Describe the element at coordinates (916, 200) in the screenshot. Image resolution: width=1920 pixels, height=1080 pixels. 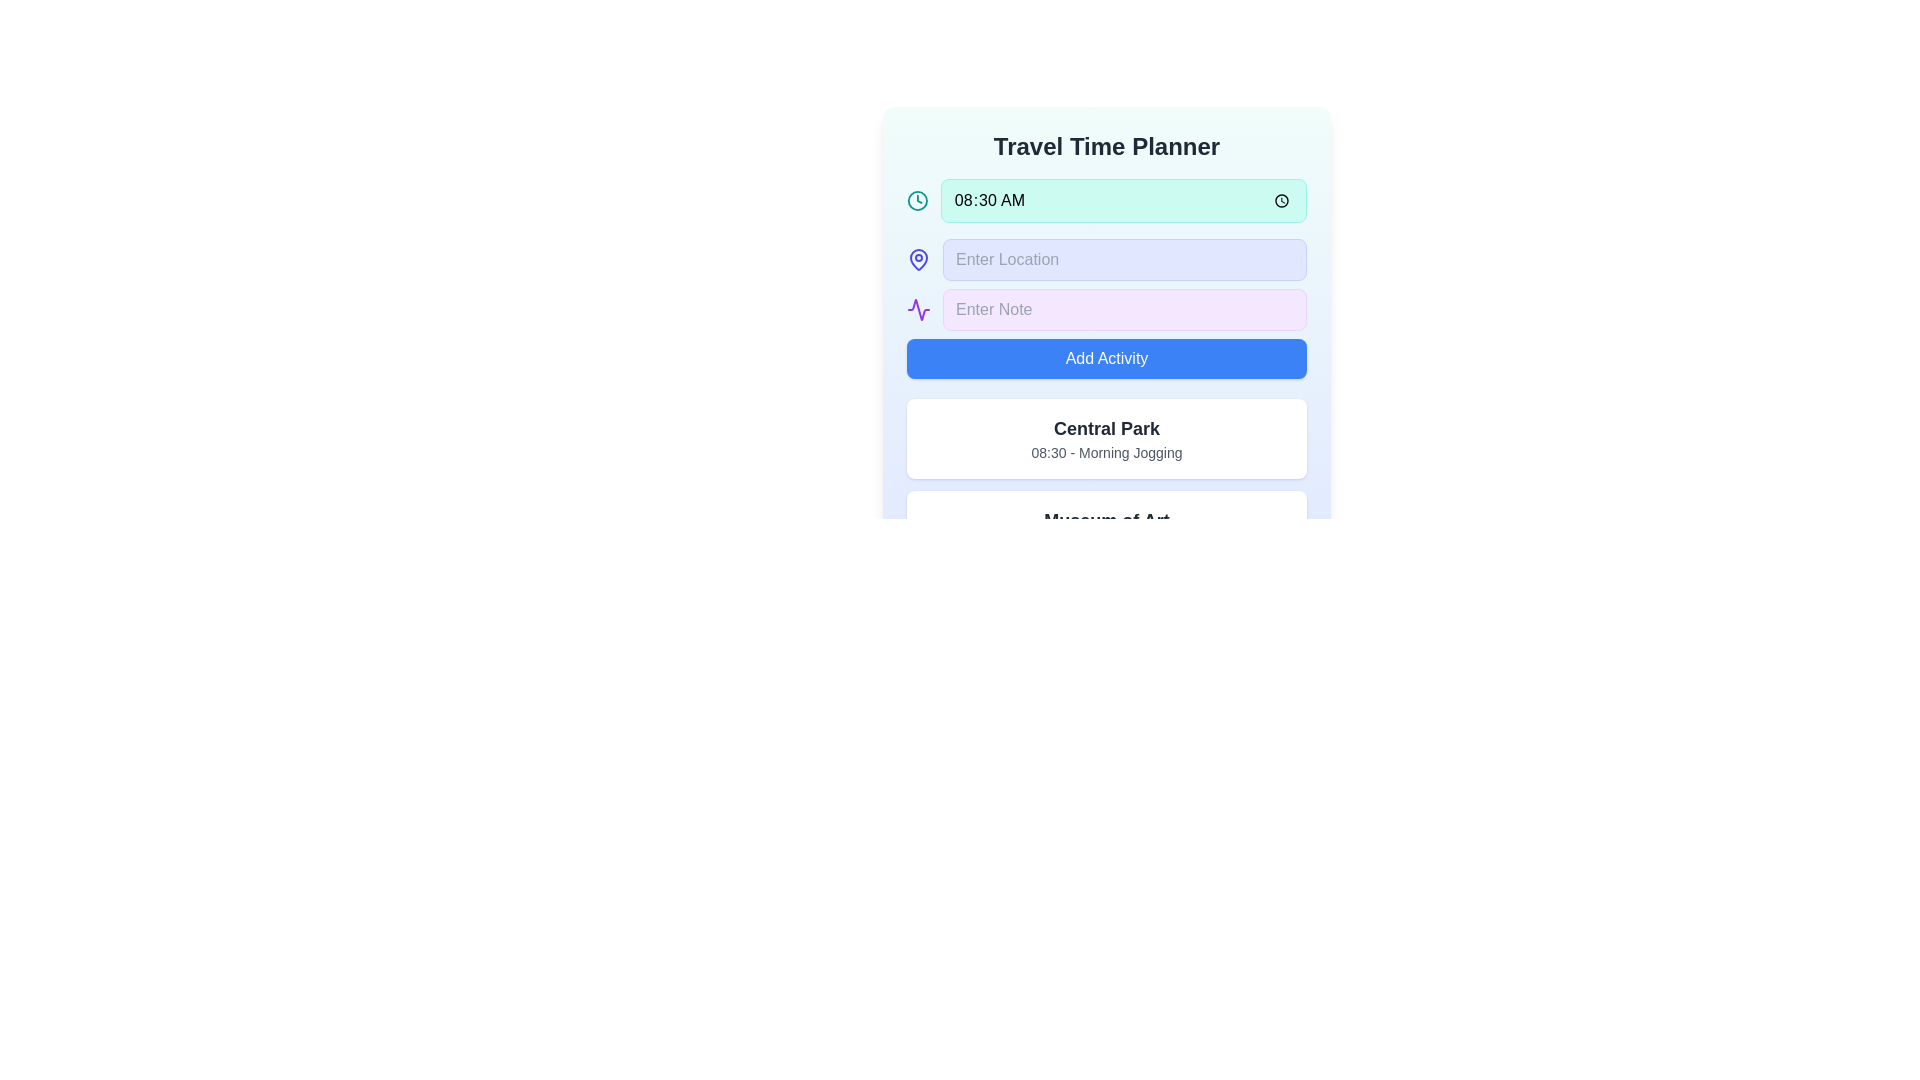
I see `the circular clock icon with a teal outline located to the far left of the input field displaying '08:30 AM'` at that location.